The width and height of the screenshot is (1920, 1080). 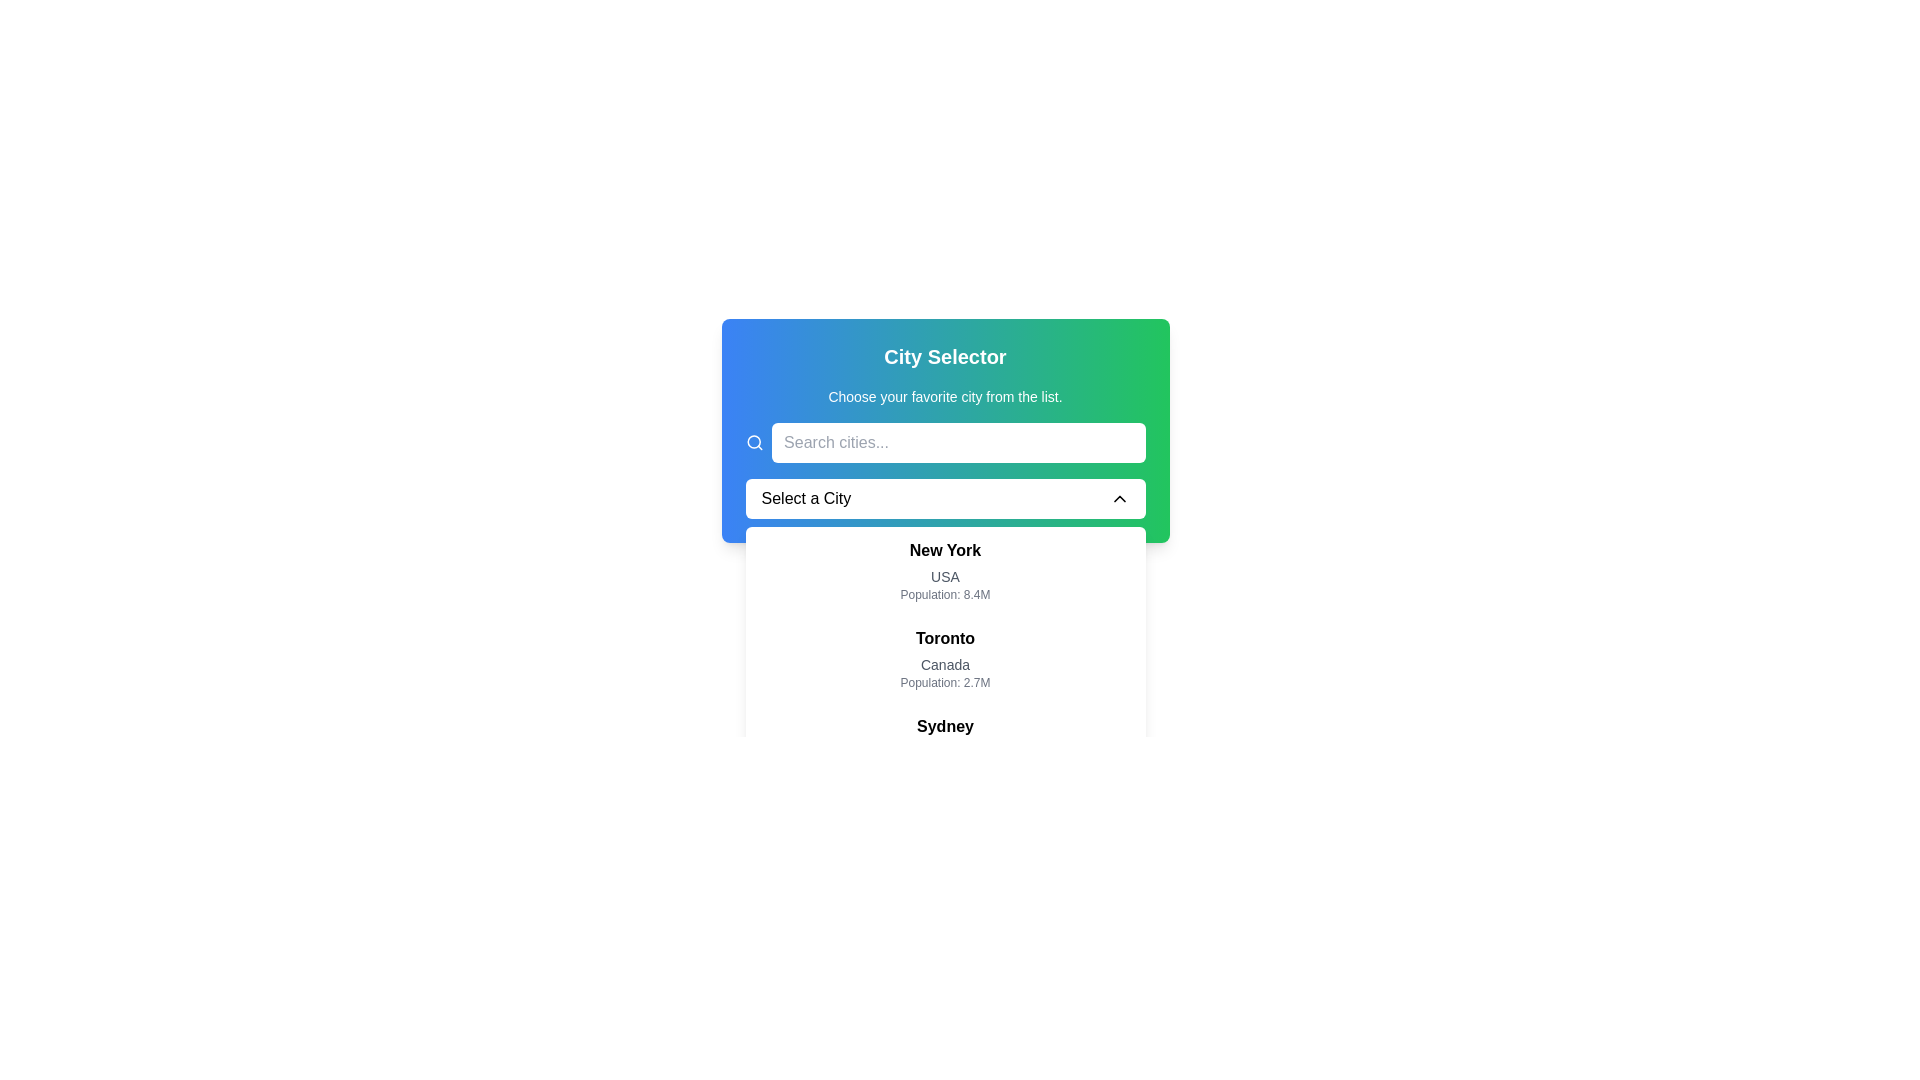 I want to click on the informative Text Block that provides guidance for selecting a favorite city, located below the 'City Selector' title and above the search bar, so click(x=944, y=397).